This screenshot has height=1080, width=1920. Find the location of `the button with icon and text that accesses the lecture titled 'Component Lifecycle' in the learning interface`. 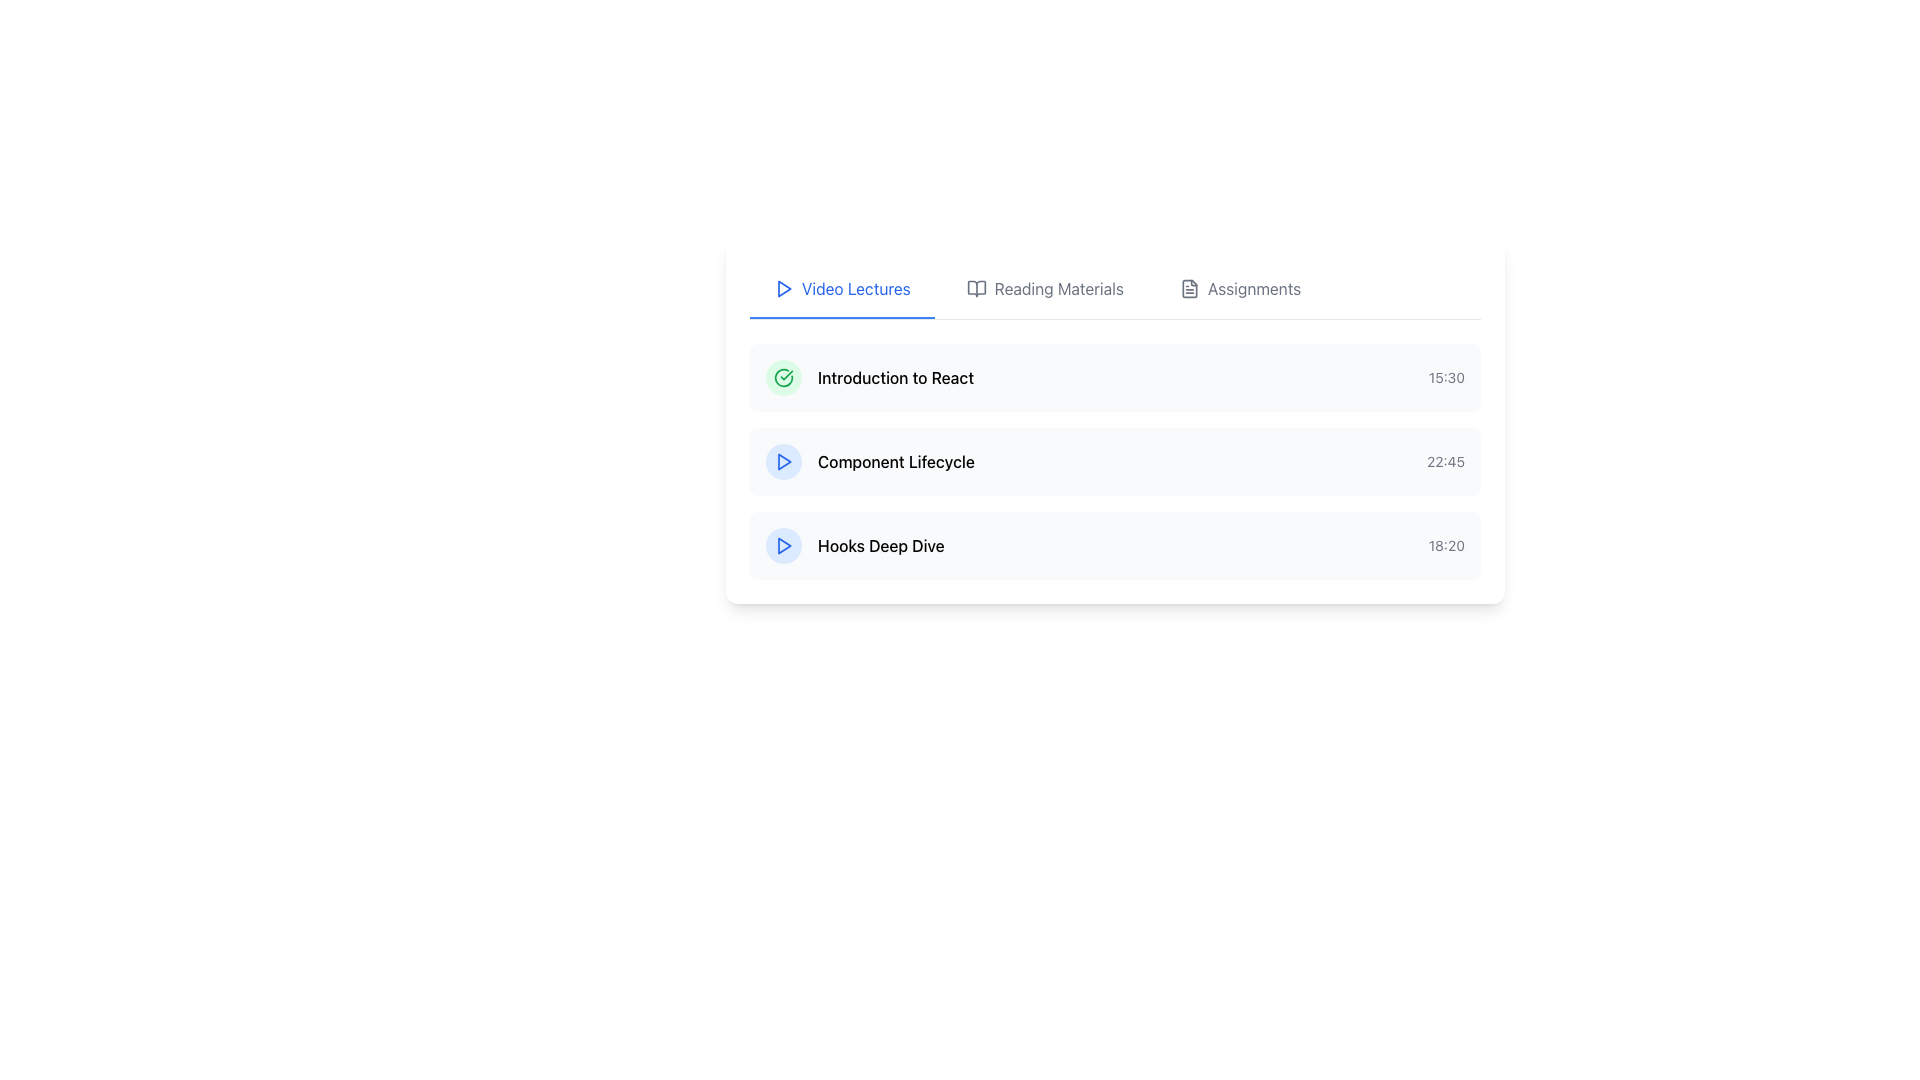

the button with icon and text that accesses the lecture titled 'Component Lifecycle' in the learning interface is located at coordinates (870, 462).